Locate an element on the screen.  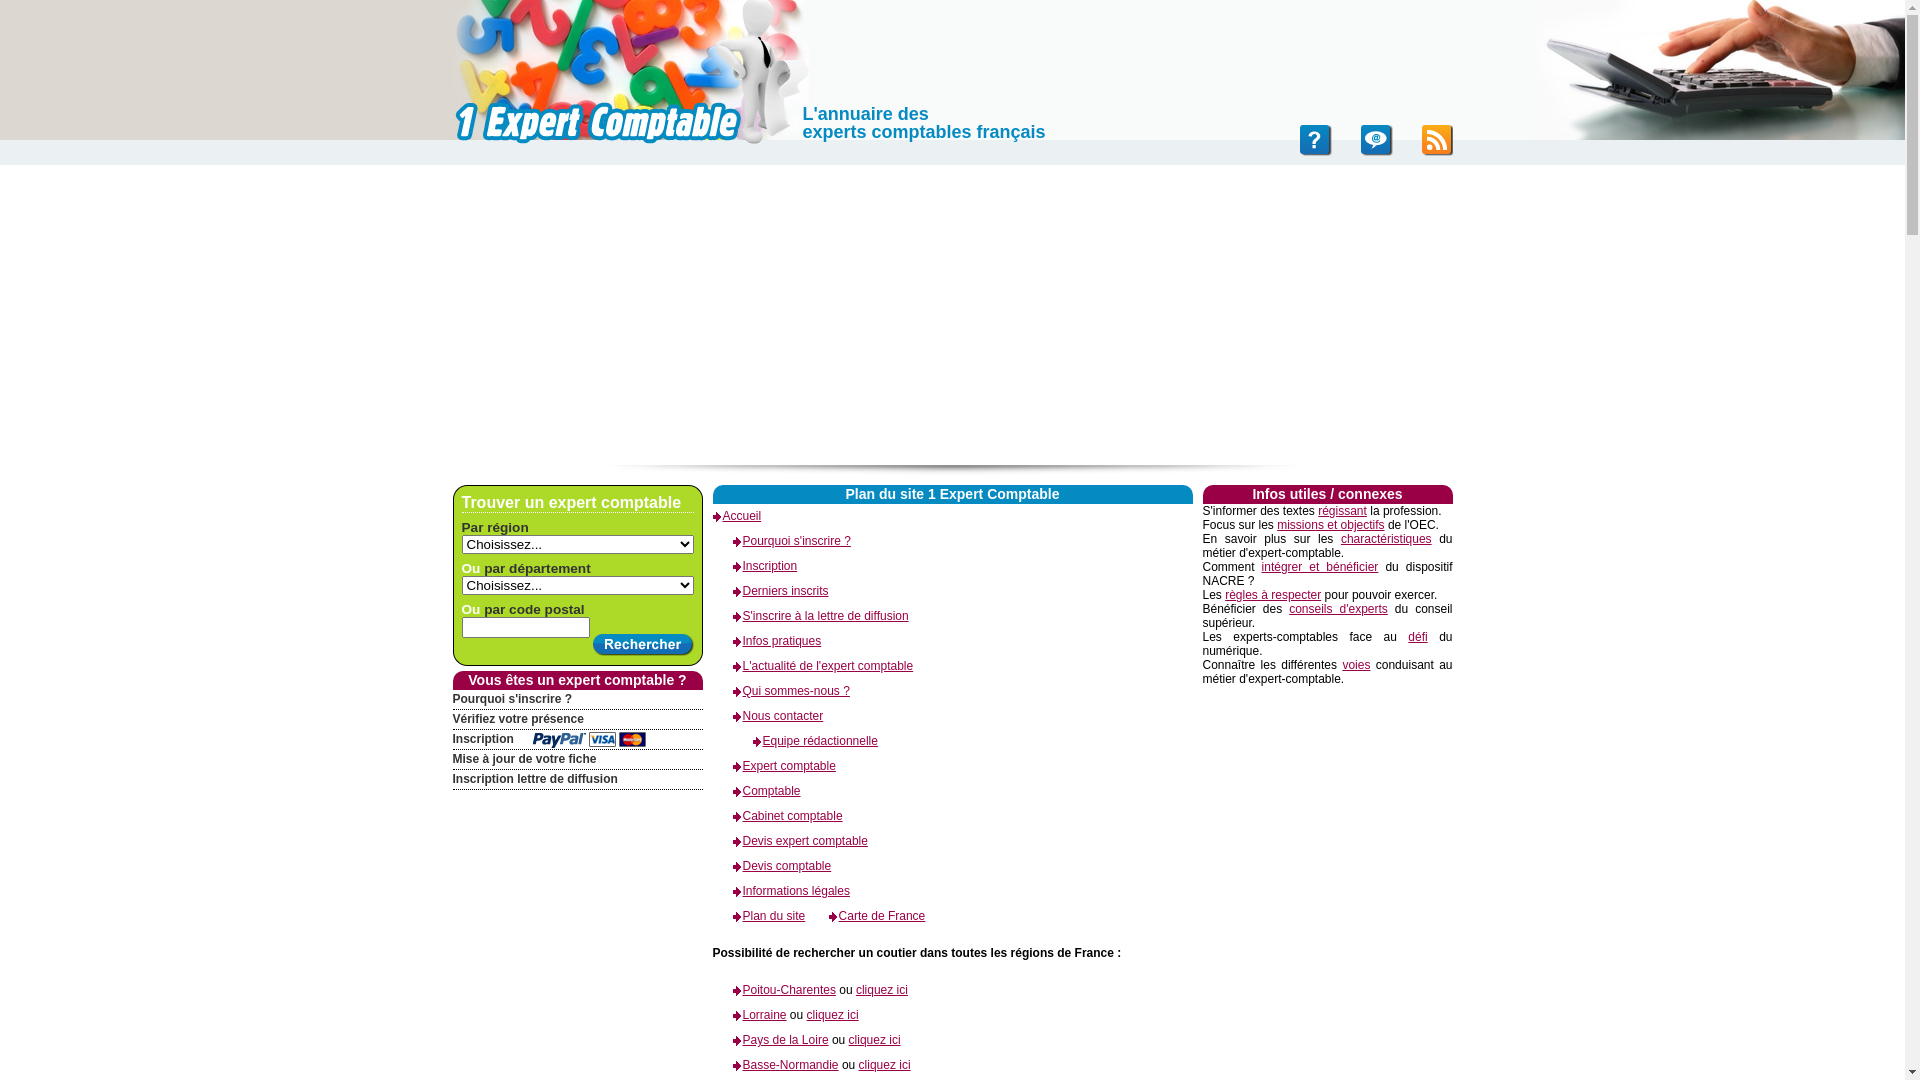
'Devis comptable' is located at coordinates (711, 865).